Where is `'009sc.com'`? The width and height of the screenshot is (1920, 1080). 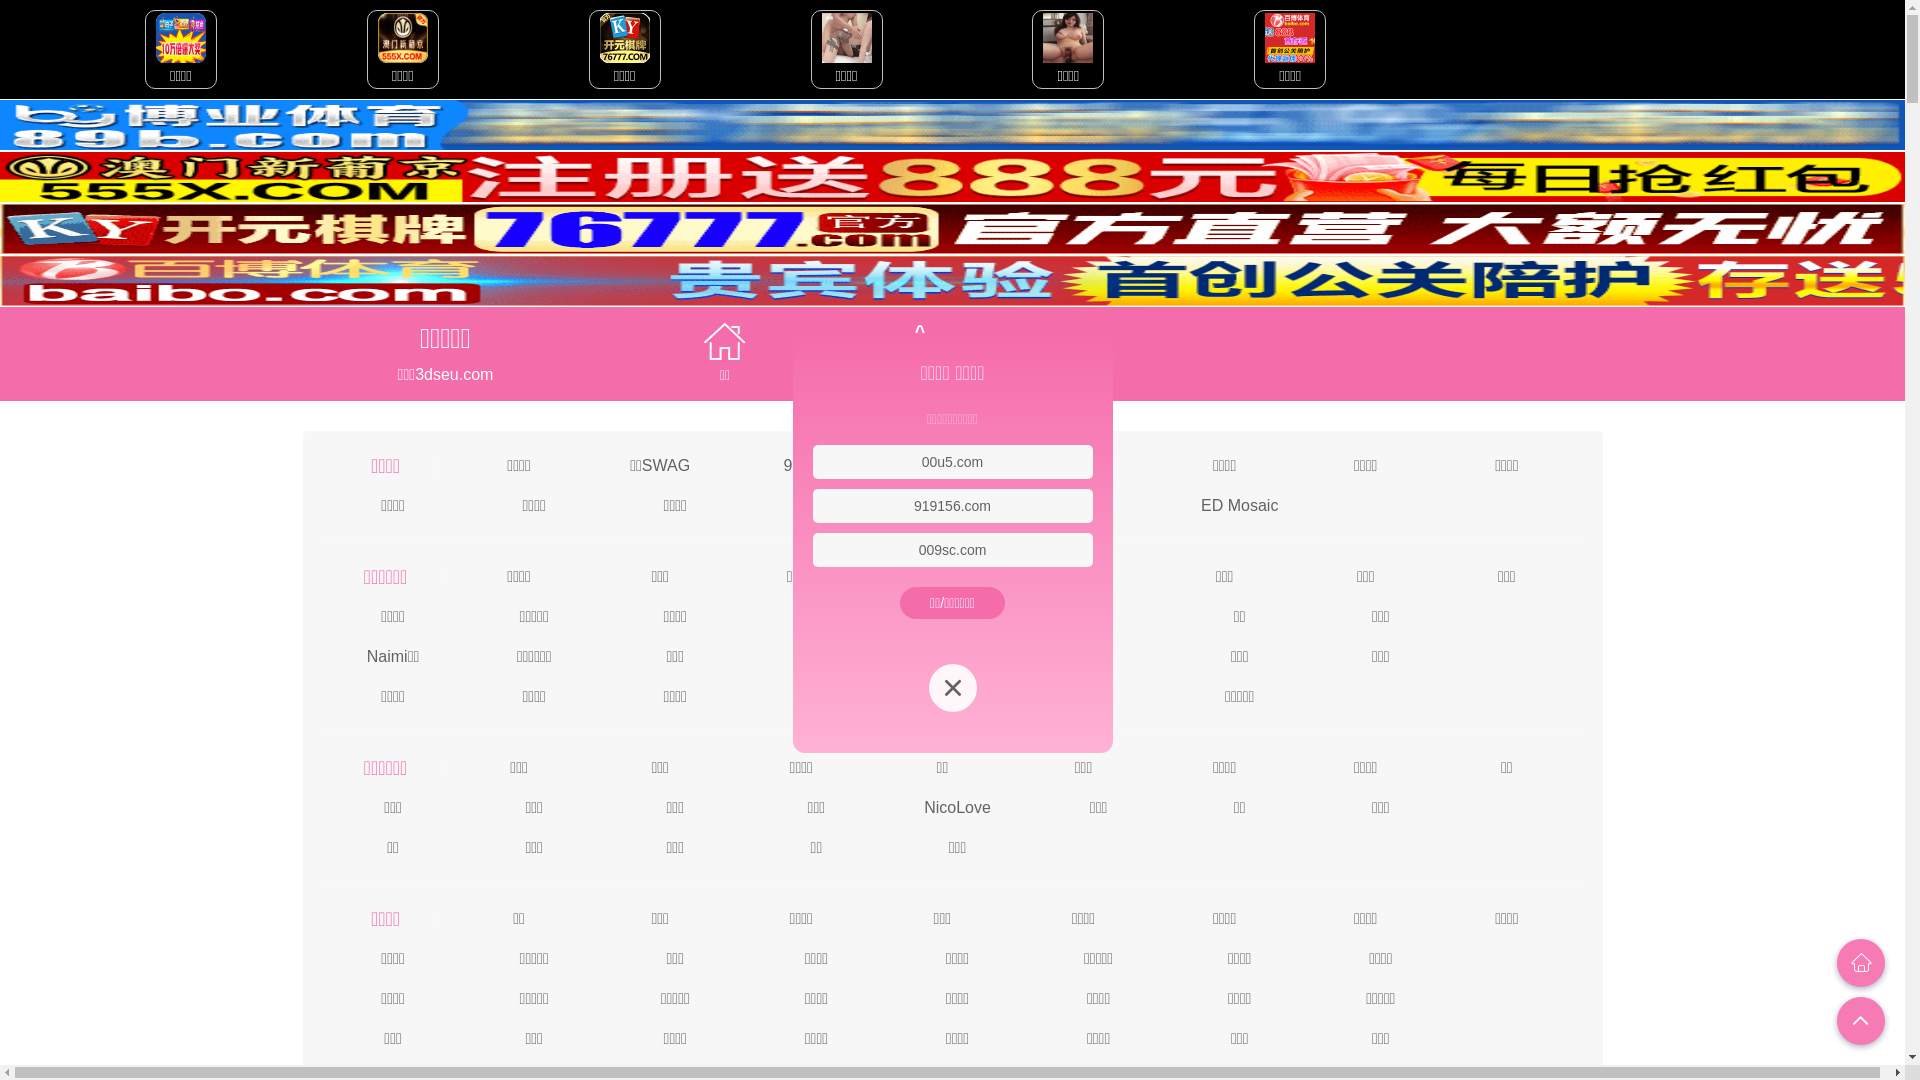
'009sc.com' is located at coordinates (952, 550).